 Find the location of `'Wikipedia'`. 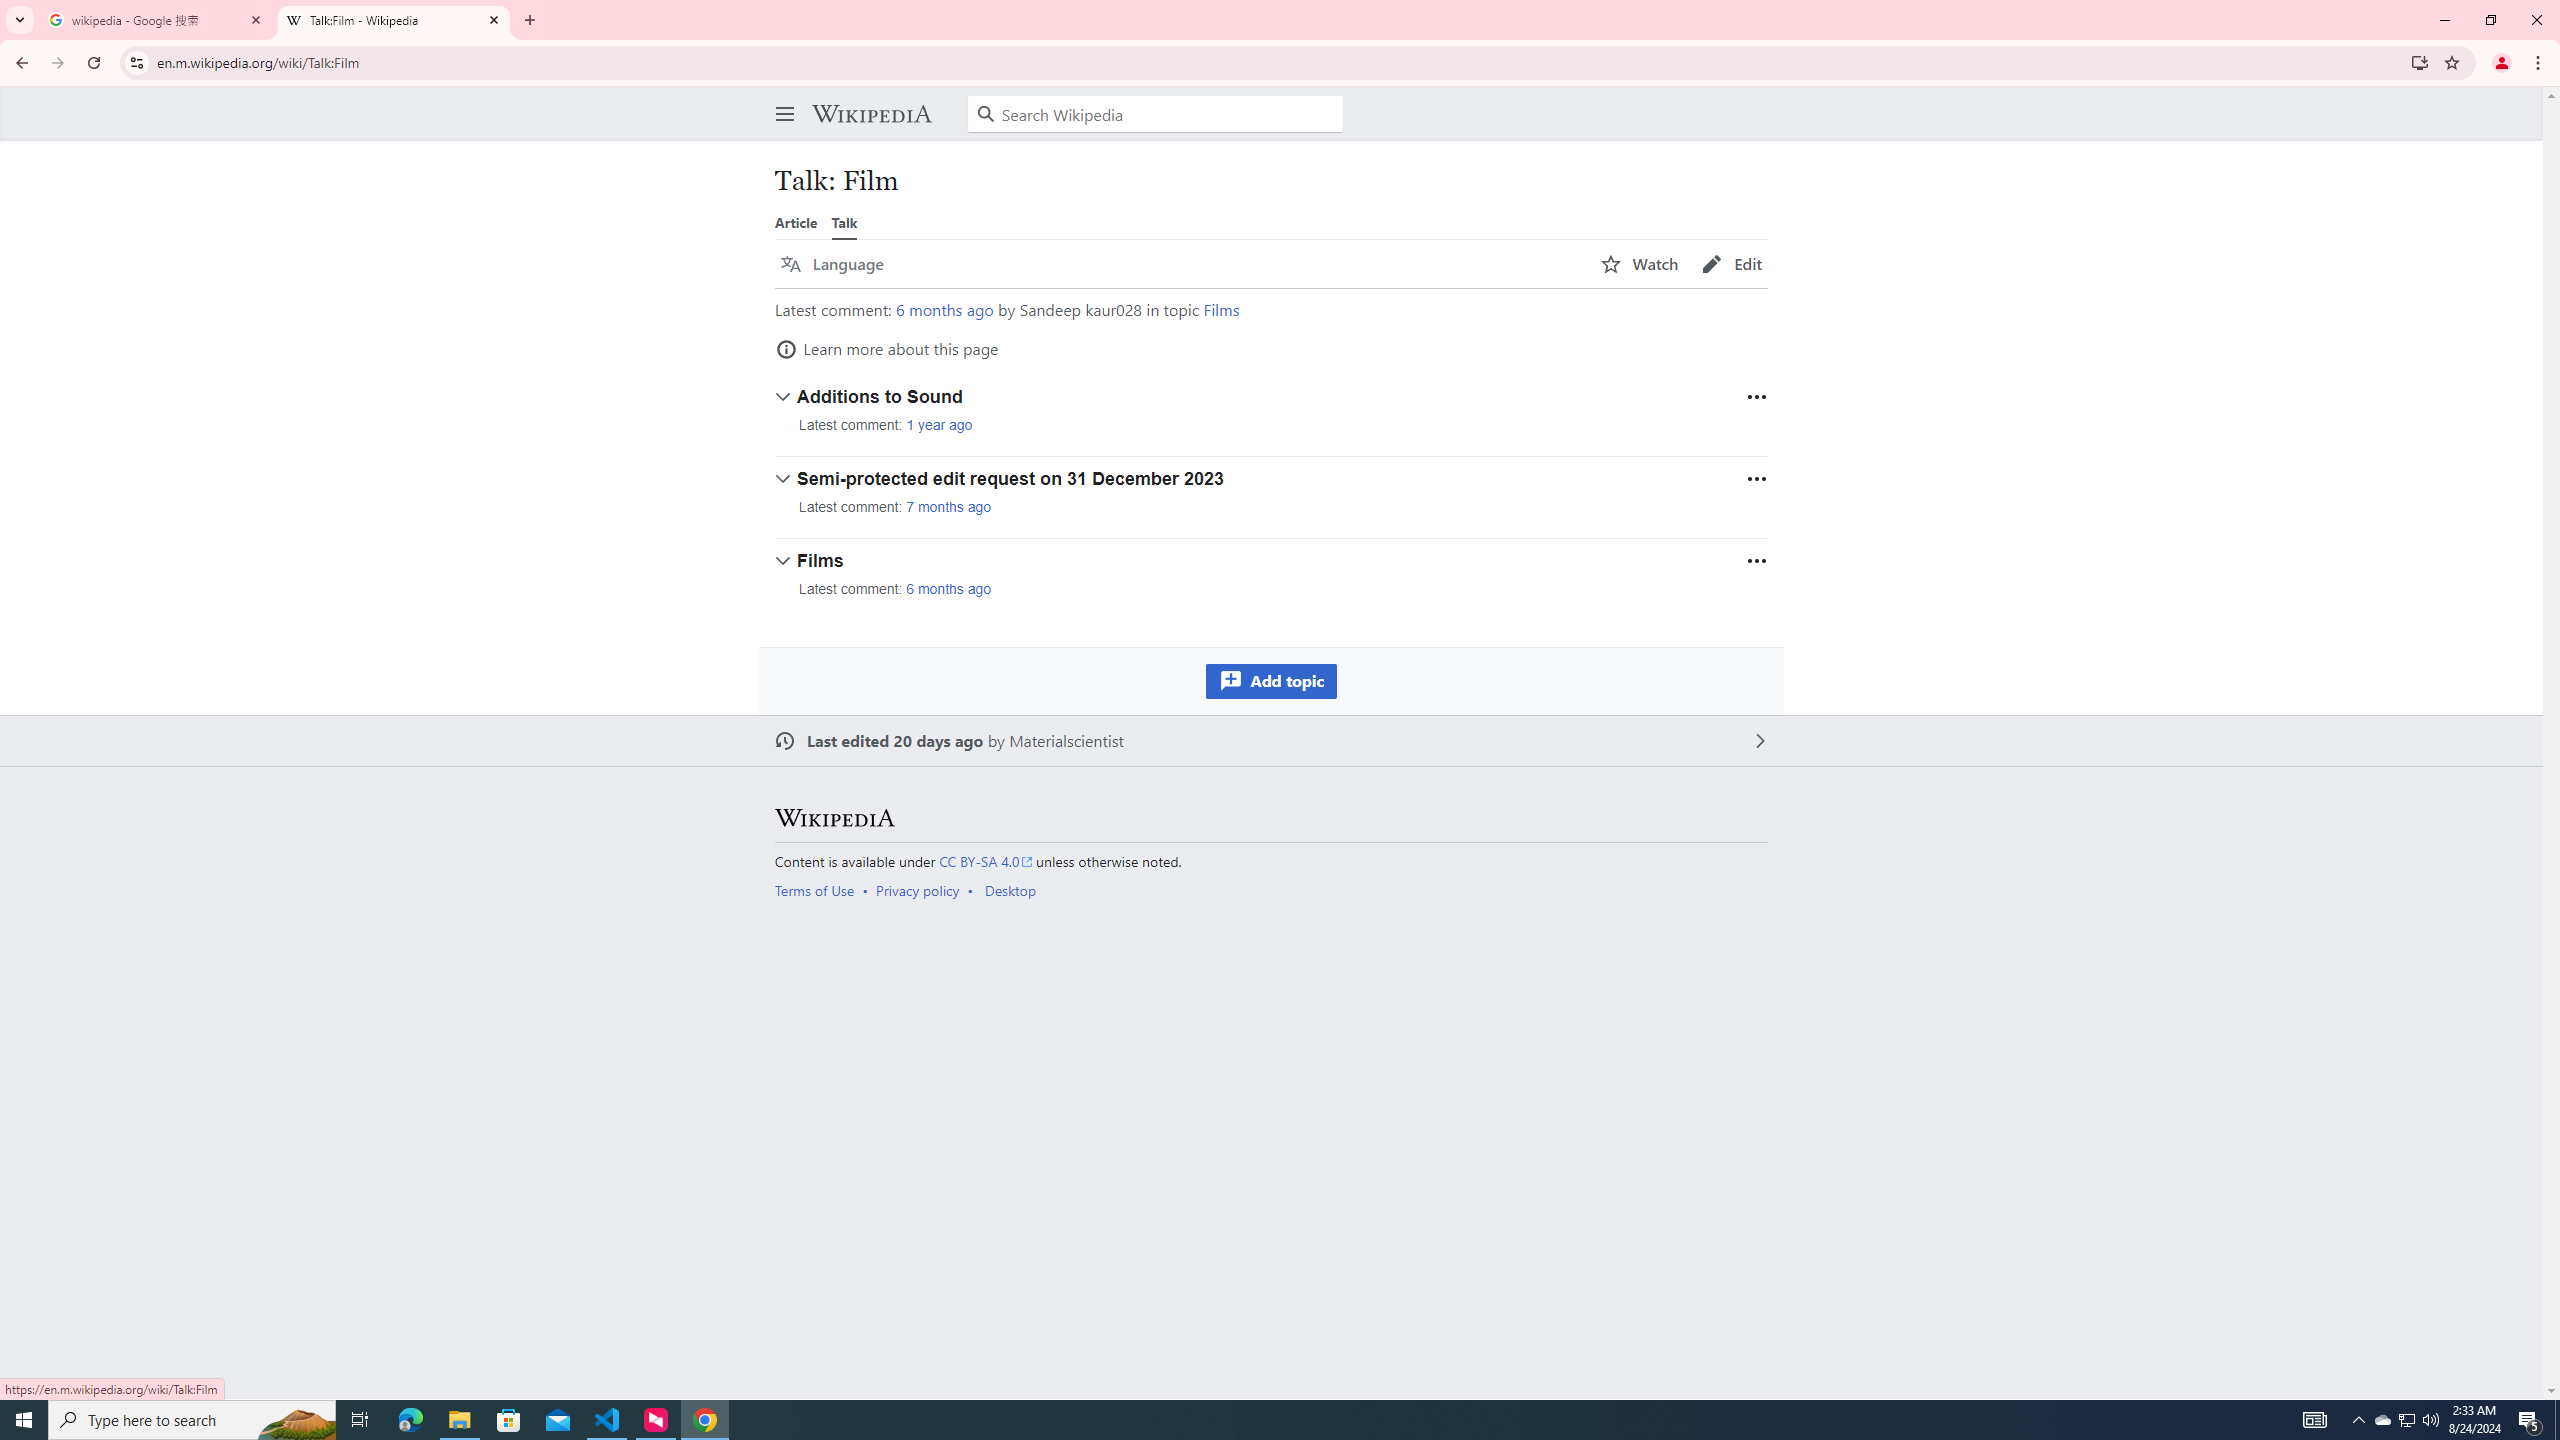

'Wikipedia' is located at coordinates (871, 112).